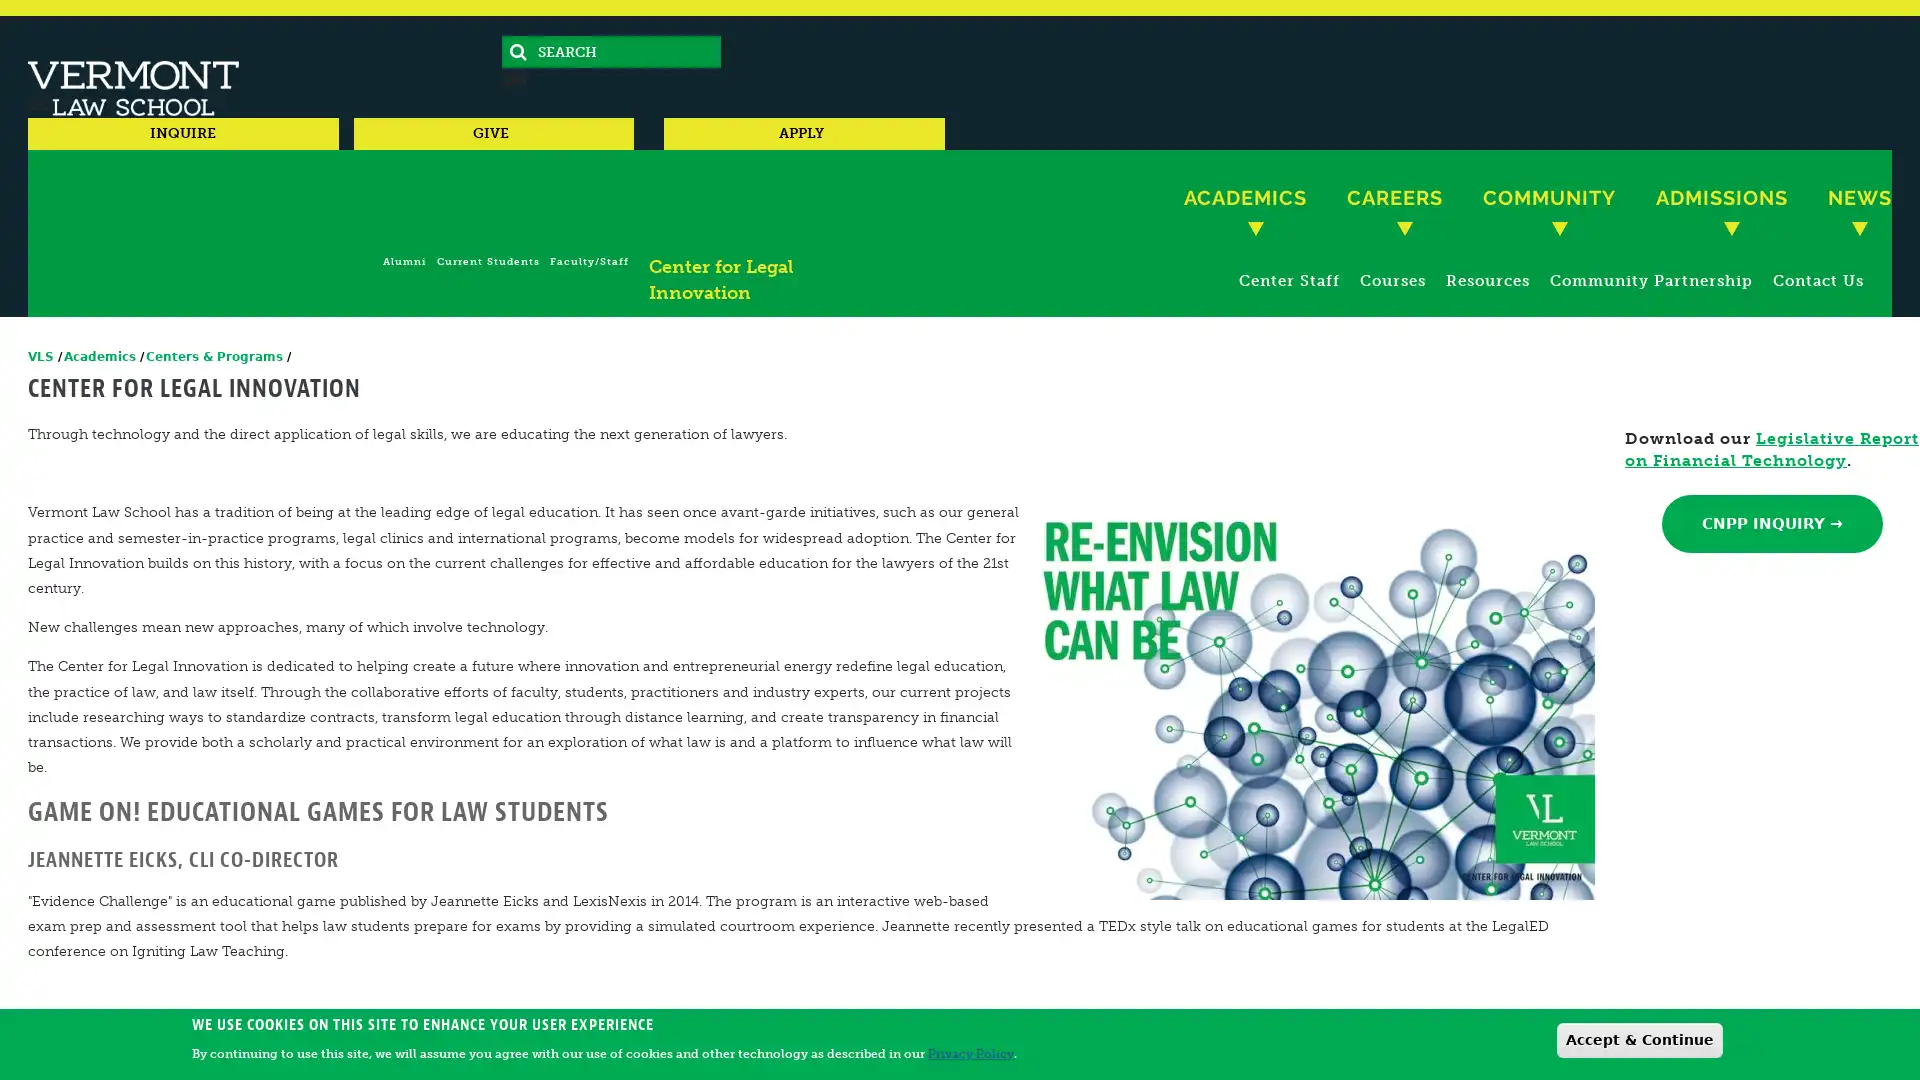 This screenshot has width=1920, height=1080. Describe the element at coordinates (1640, 1038) in the screenshot. I see `Accept & Continue` at that location.